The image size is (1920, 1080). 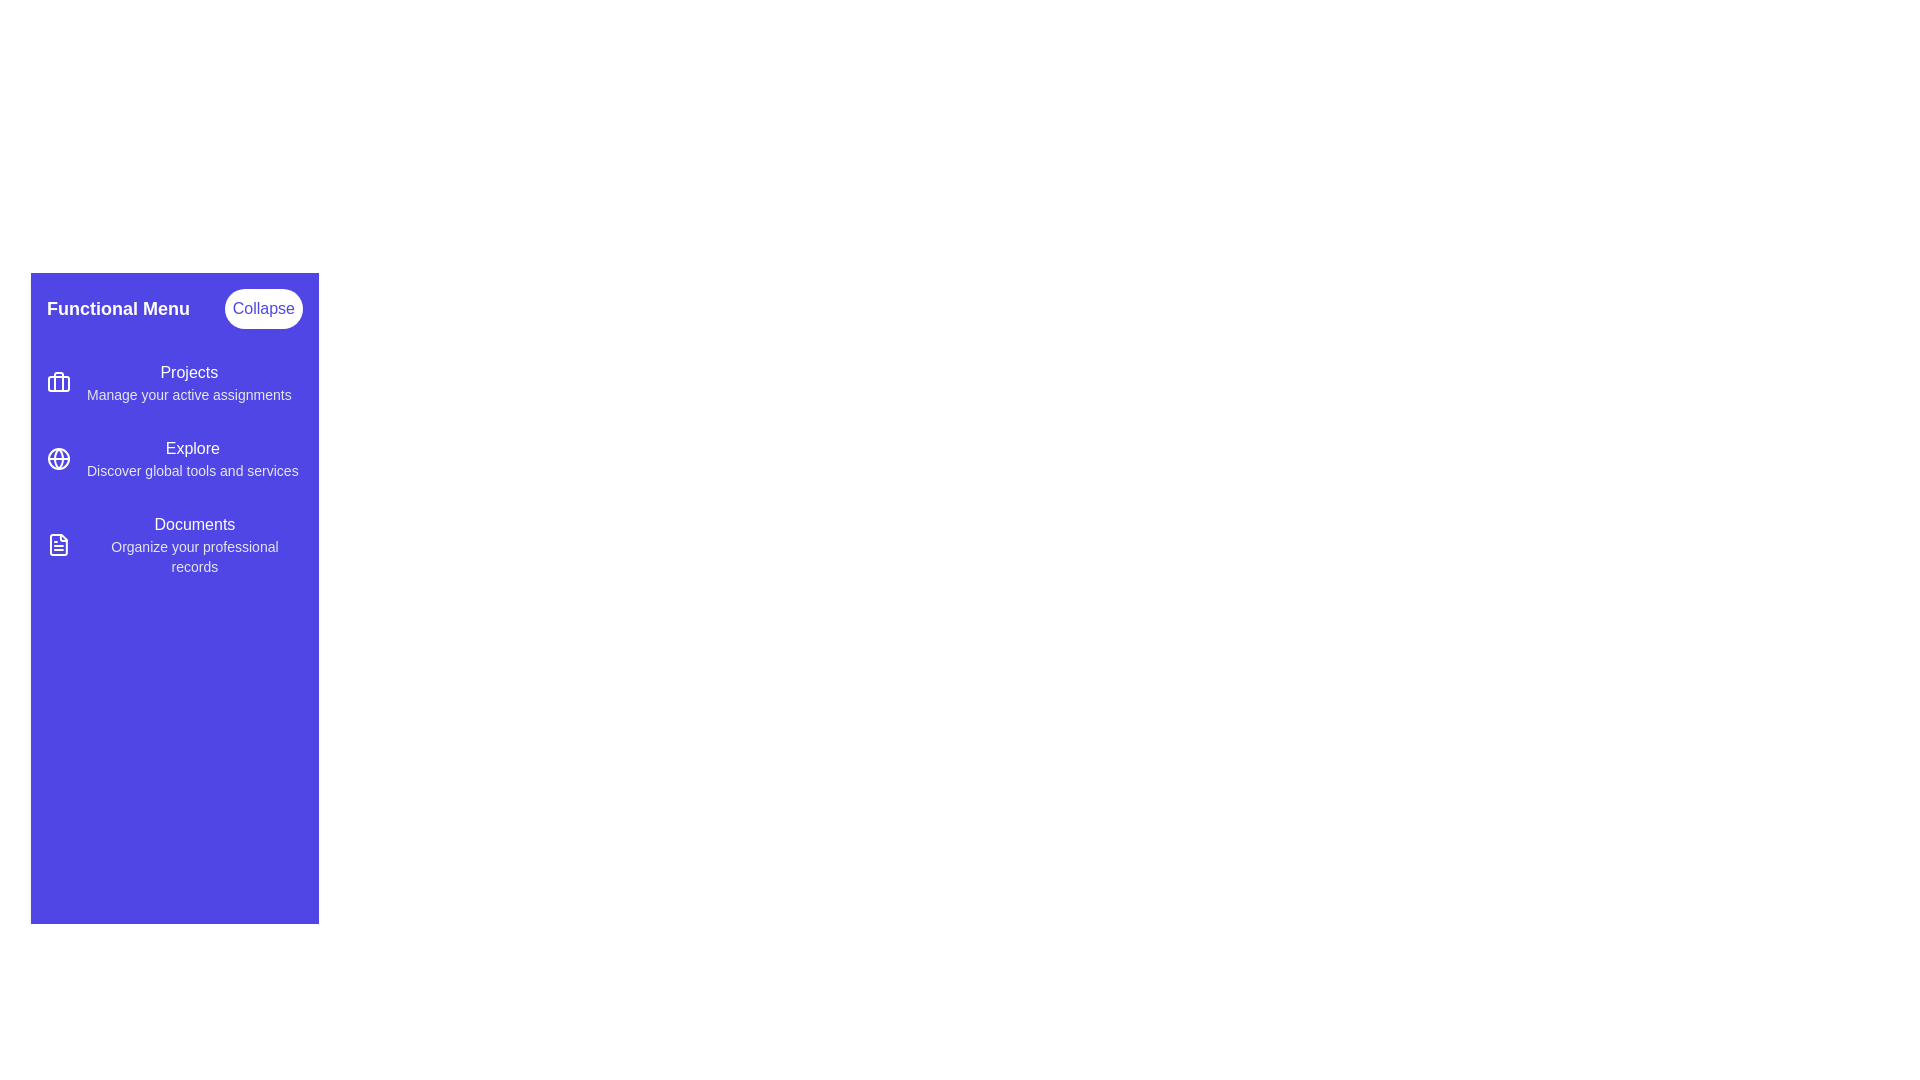 What do you see at coordinates (58, 459) in the screenshot?
I see `the icon corresponding to the menu item Explore` at bounding box center [58, 459].